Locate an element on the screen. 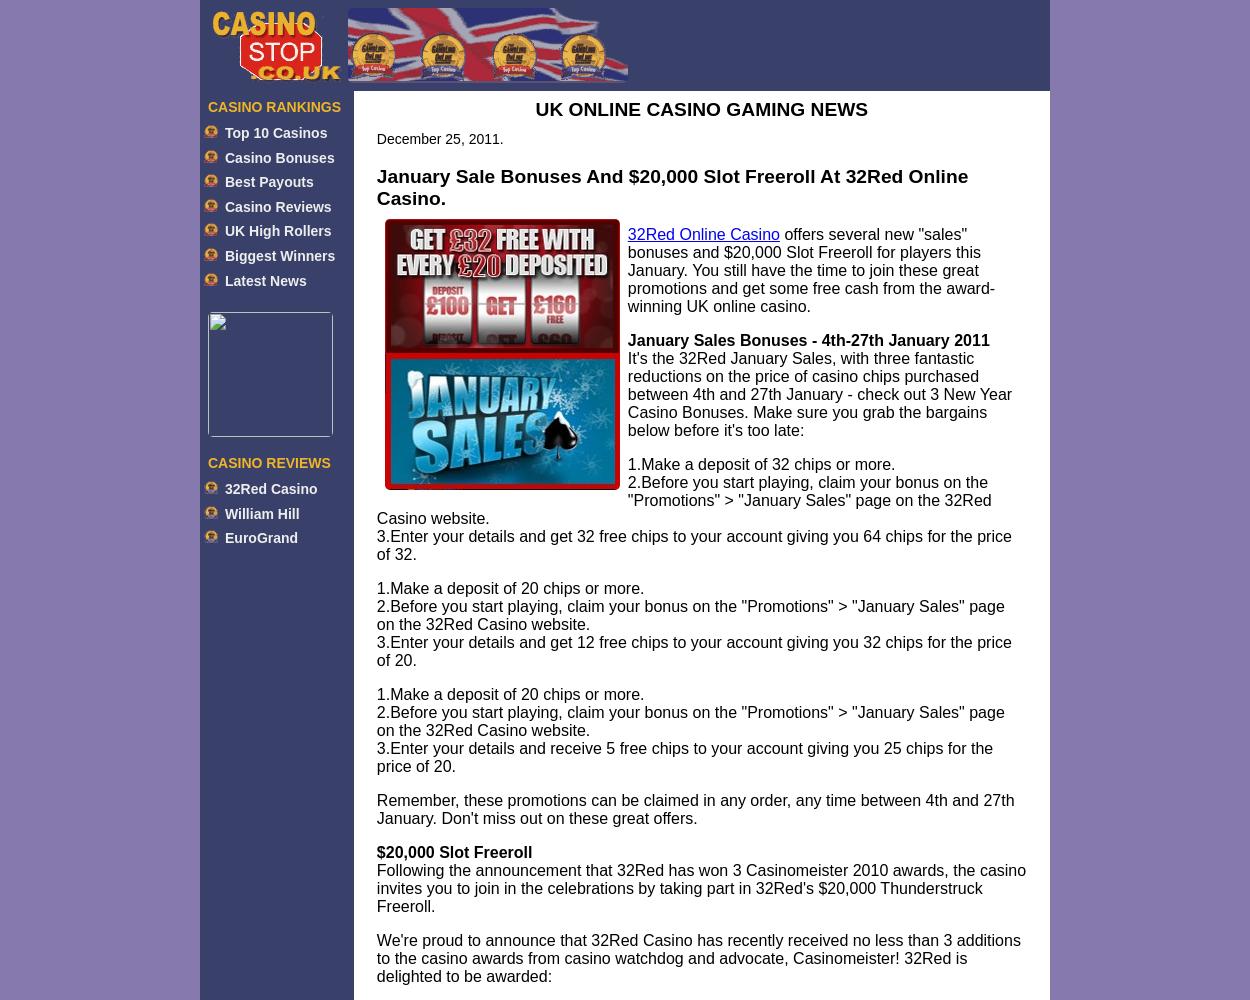 The width and height of the screenshot is (1250, 1000). 'CASINO RANKINGS' is located at coordinates (274, 106).